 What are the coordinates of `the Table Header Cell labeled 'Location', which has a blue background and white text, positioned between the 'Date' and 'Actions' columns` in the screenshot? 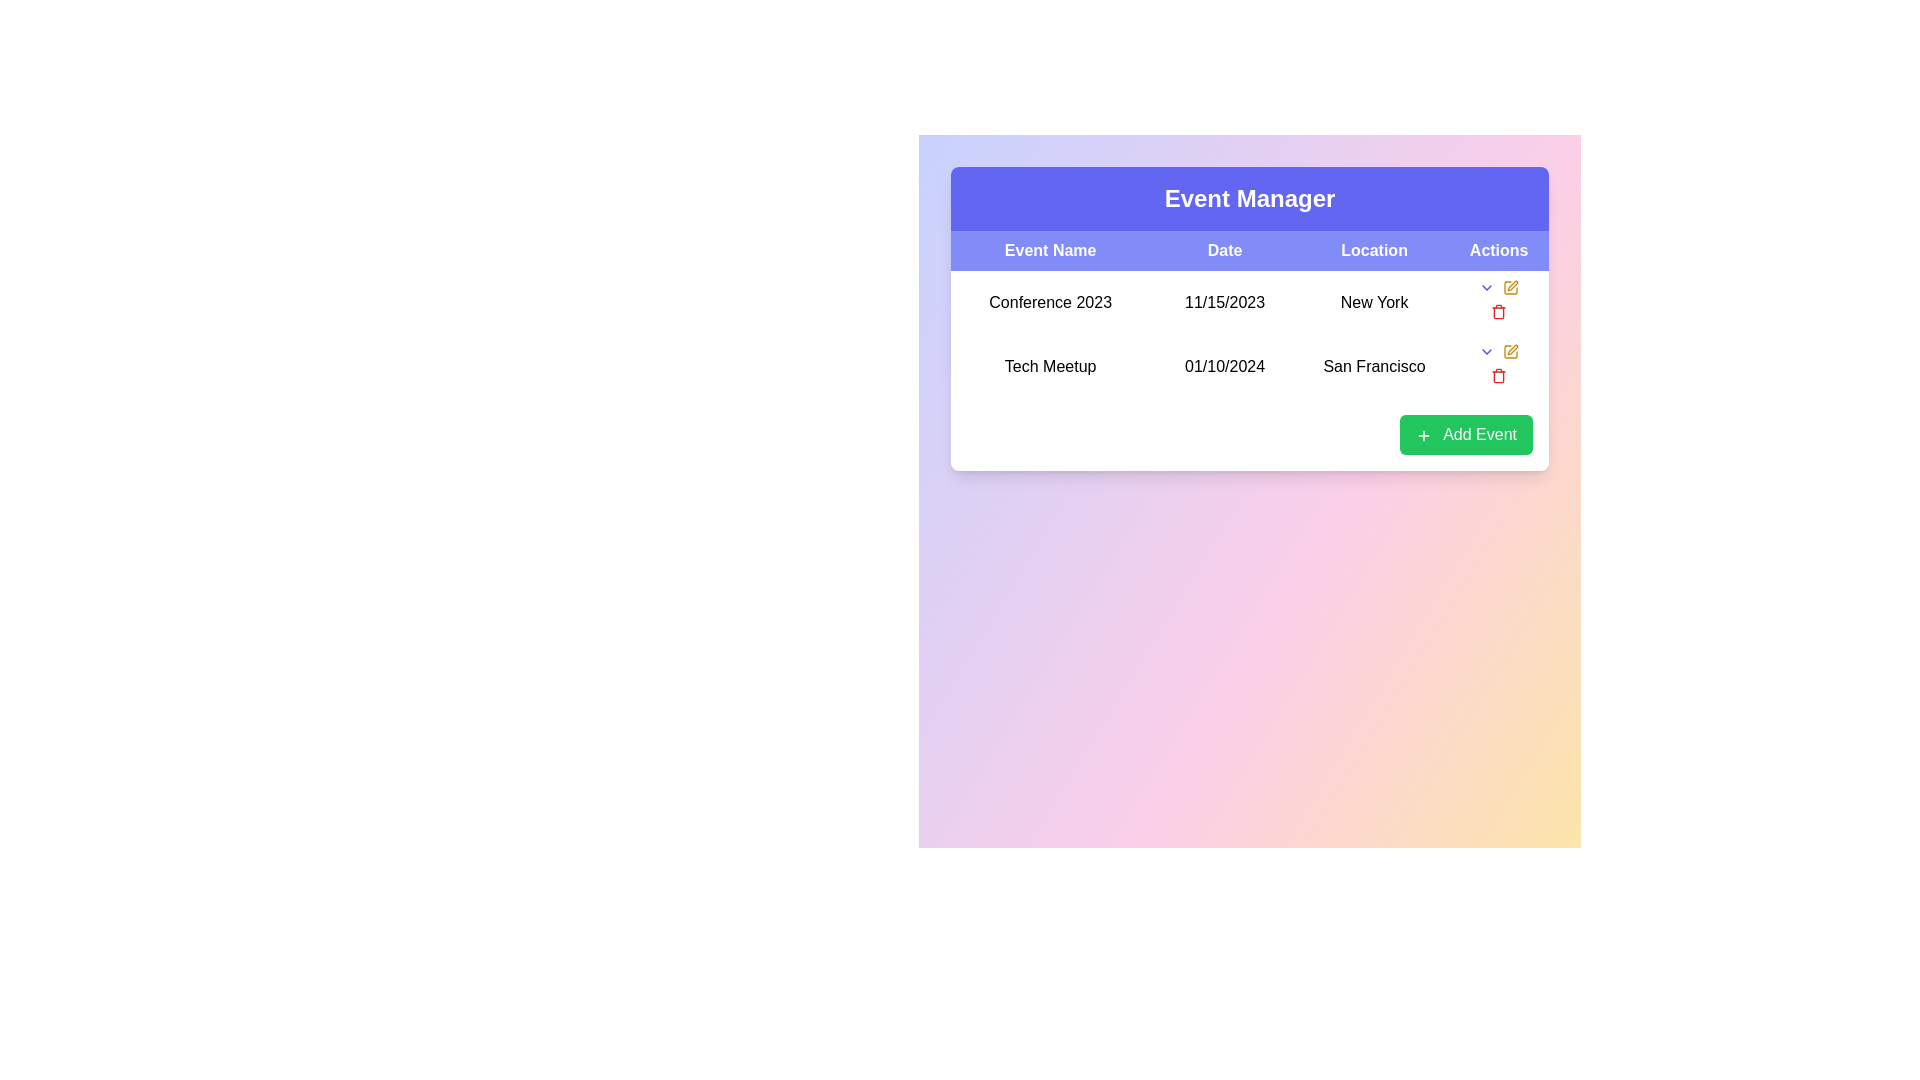 It's located at (1373, 249).